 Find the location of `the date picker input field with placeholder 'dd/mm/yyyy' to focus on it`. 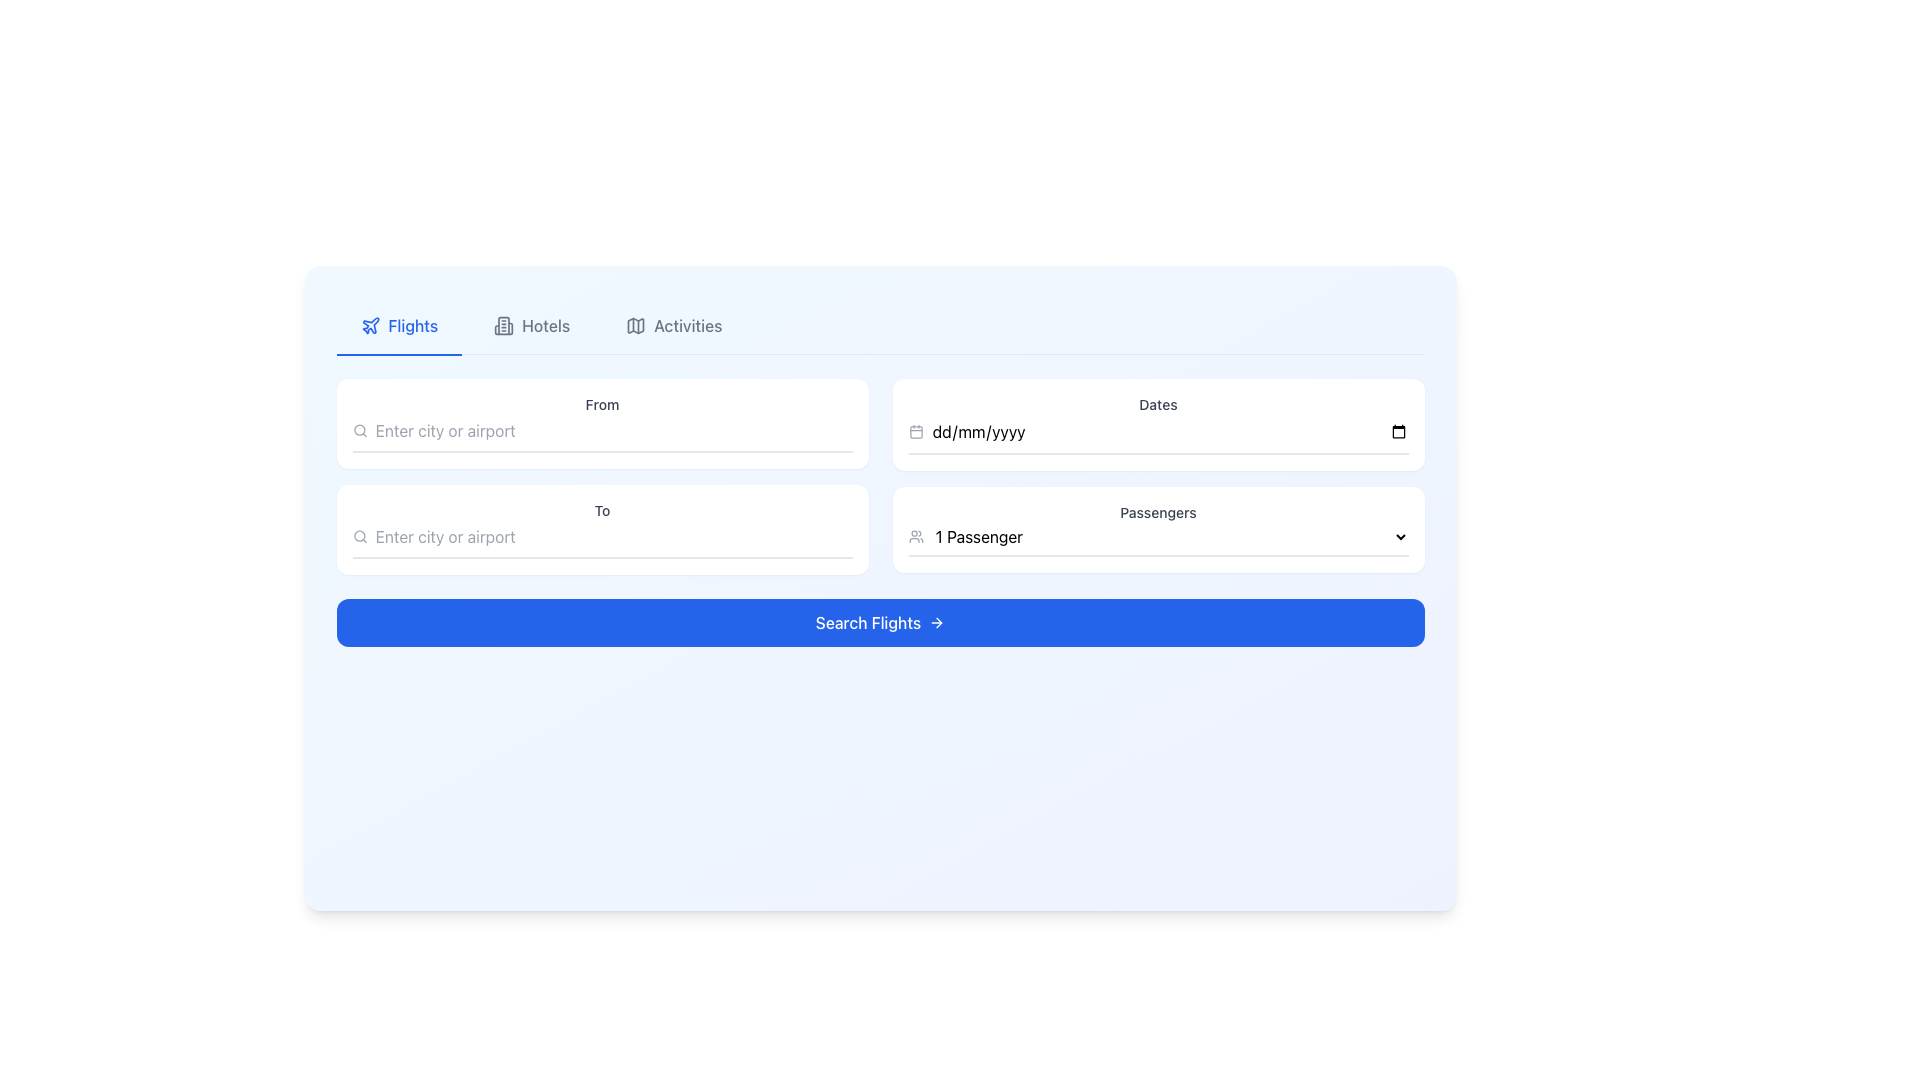

the date picker input field with placeholder 'dd/mm/yyyy' to focus on it is located at coordinates (1170, 431).